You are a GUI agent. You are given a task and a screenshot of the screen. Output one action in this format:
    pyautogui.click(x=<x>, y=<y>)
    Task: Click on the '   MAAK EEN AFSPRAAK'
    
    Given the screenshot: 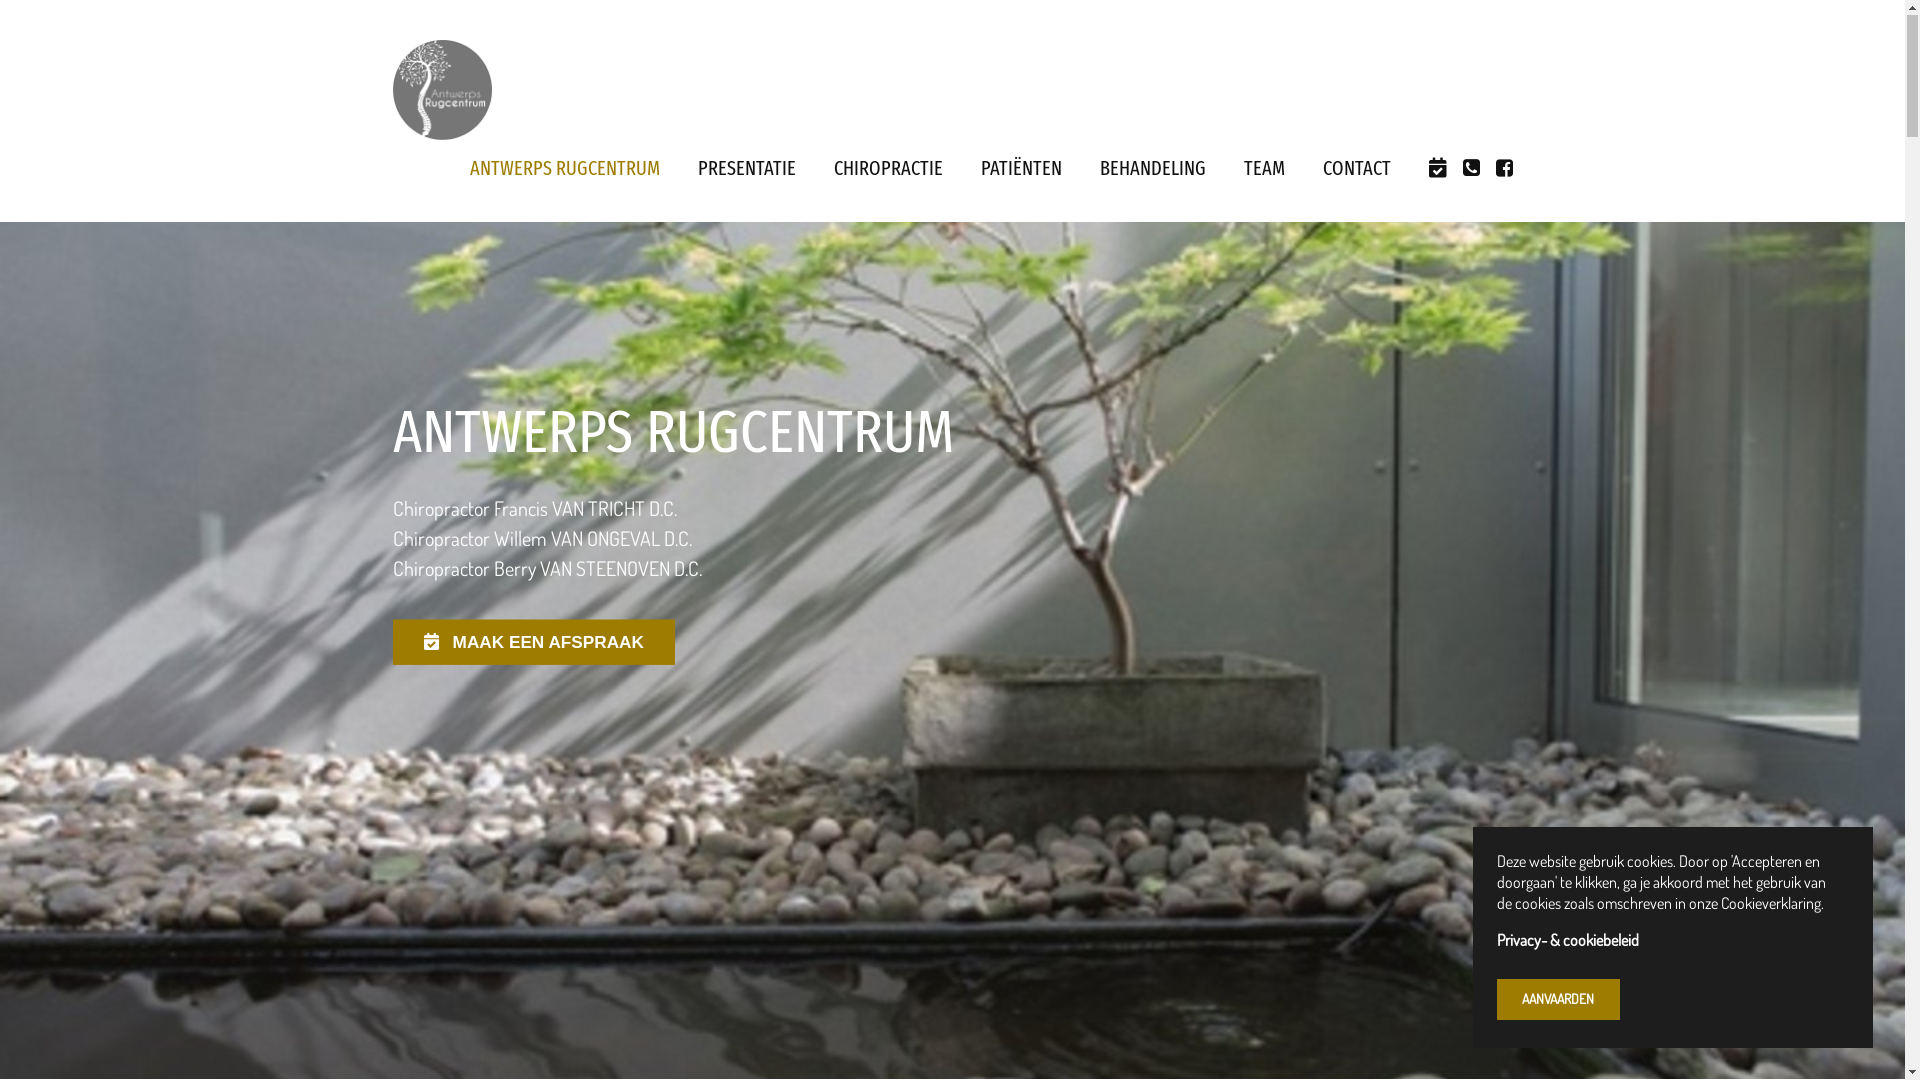 What is the action you would take?
    pyautogui.click(x=533, y=643)
    